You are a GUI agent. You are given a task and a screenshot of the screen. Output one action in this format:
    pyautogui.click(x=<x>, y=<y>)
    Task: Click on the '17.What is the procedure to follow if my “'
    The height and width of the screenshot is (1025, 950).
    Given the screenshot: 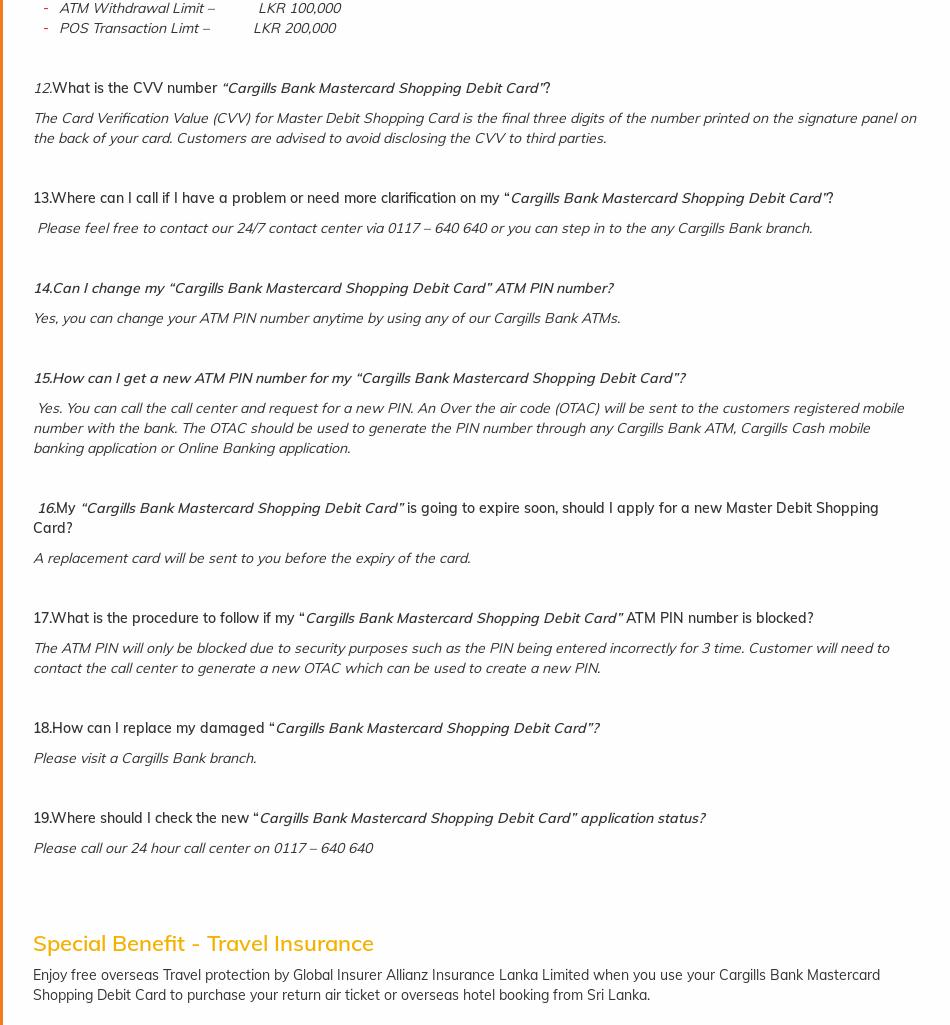 What is the action you would take?
    pyautogui.click(x=169, y=616)
    